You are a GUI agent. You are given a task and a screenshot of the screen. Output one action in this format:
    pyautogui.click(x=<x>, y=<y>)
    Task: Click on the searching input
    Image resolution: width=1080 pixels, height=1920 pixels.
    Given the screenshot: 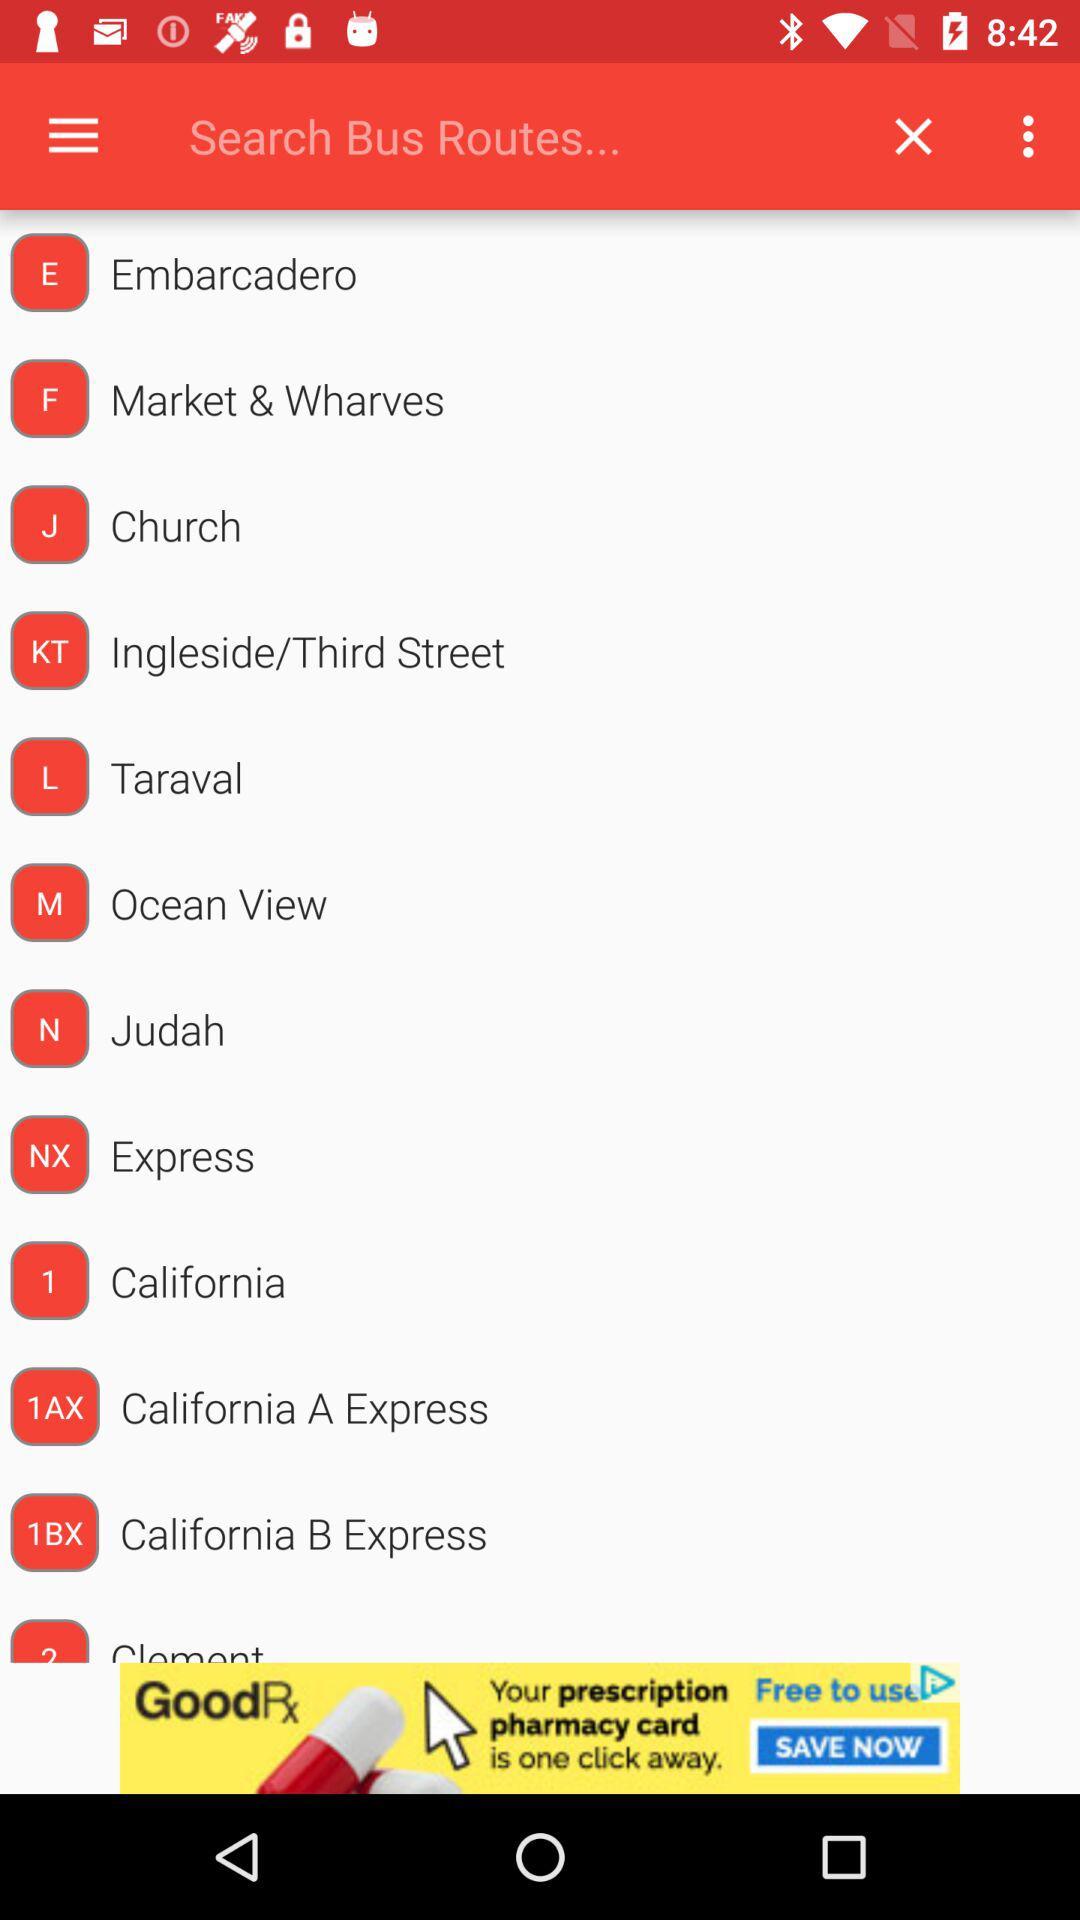 What is the action you would take?
    pyautogui.click(x=513, y=135)
    